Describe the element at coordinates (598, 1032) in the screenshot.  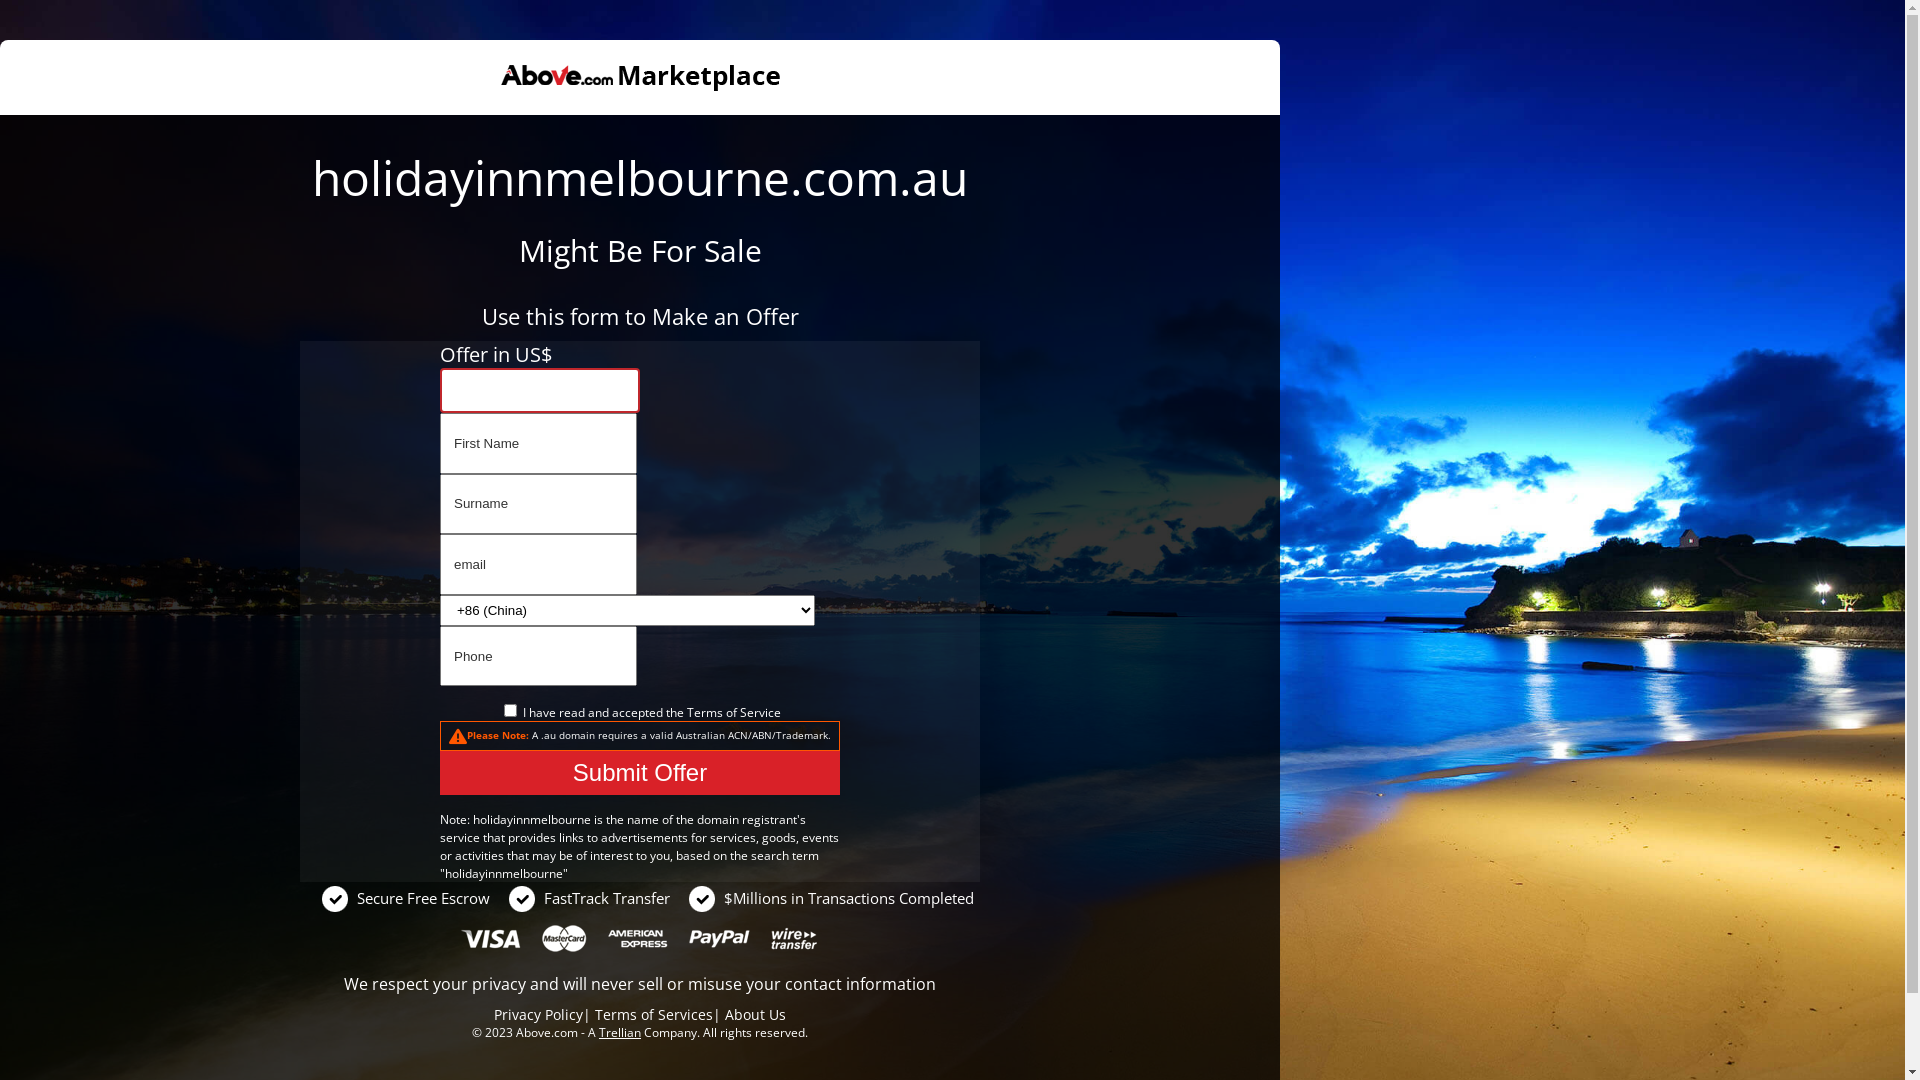
I see `'Trellian'` at that location.